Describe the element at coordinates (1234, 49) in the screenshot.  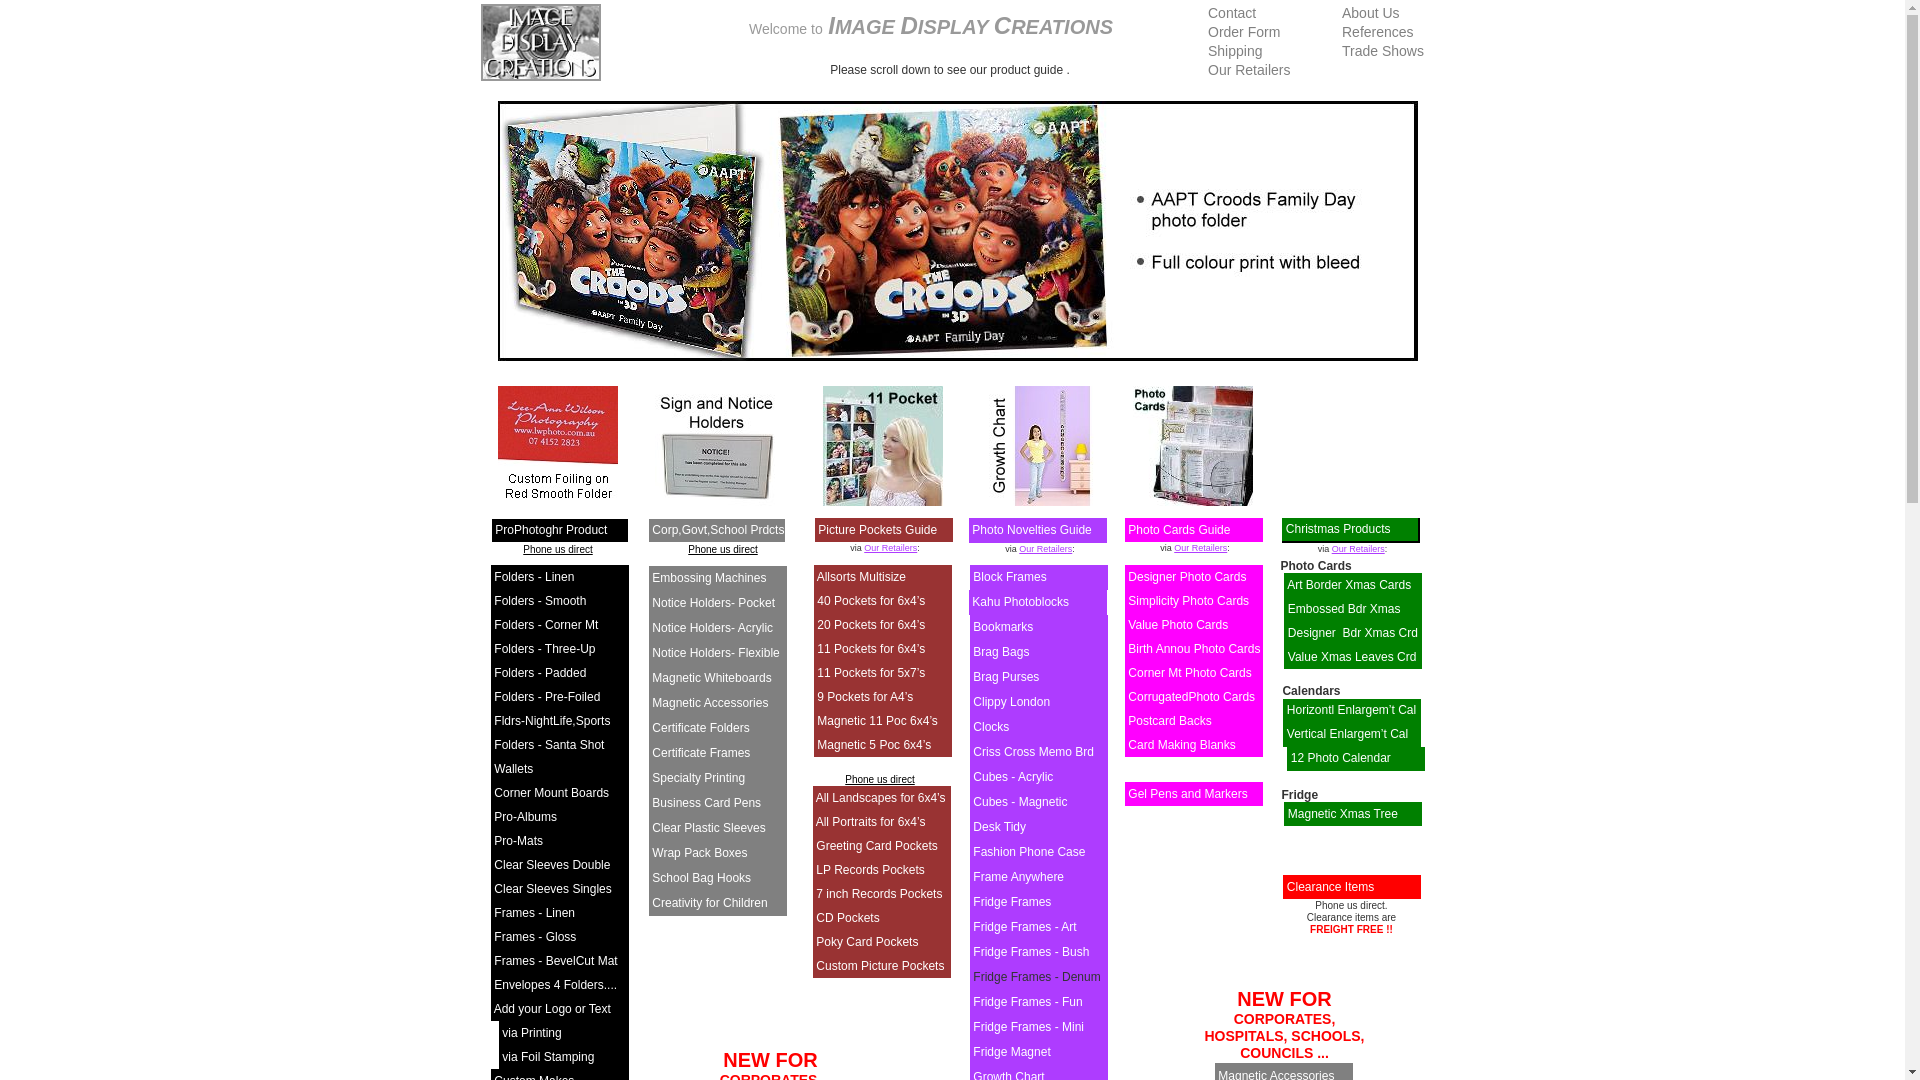
I see `'Shipping'` at that location.